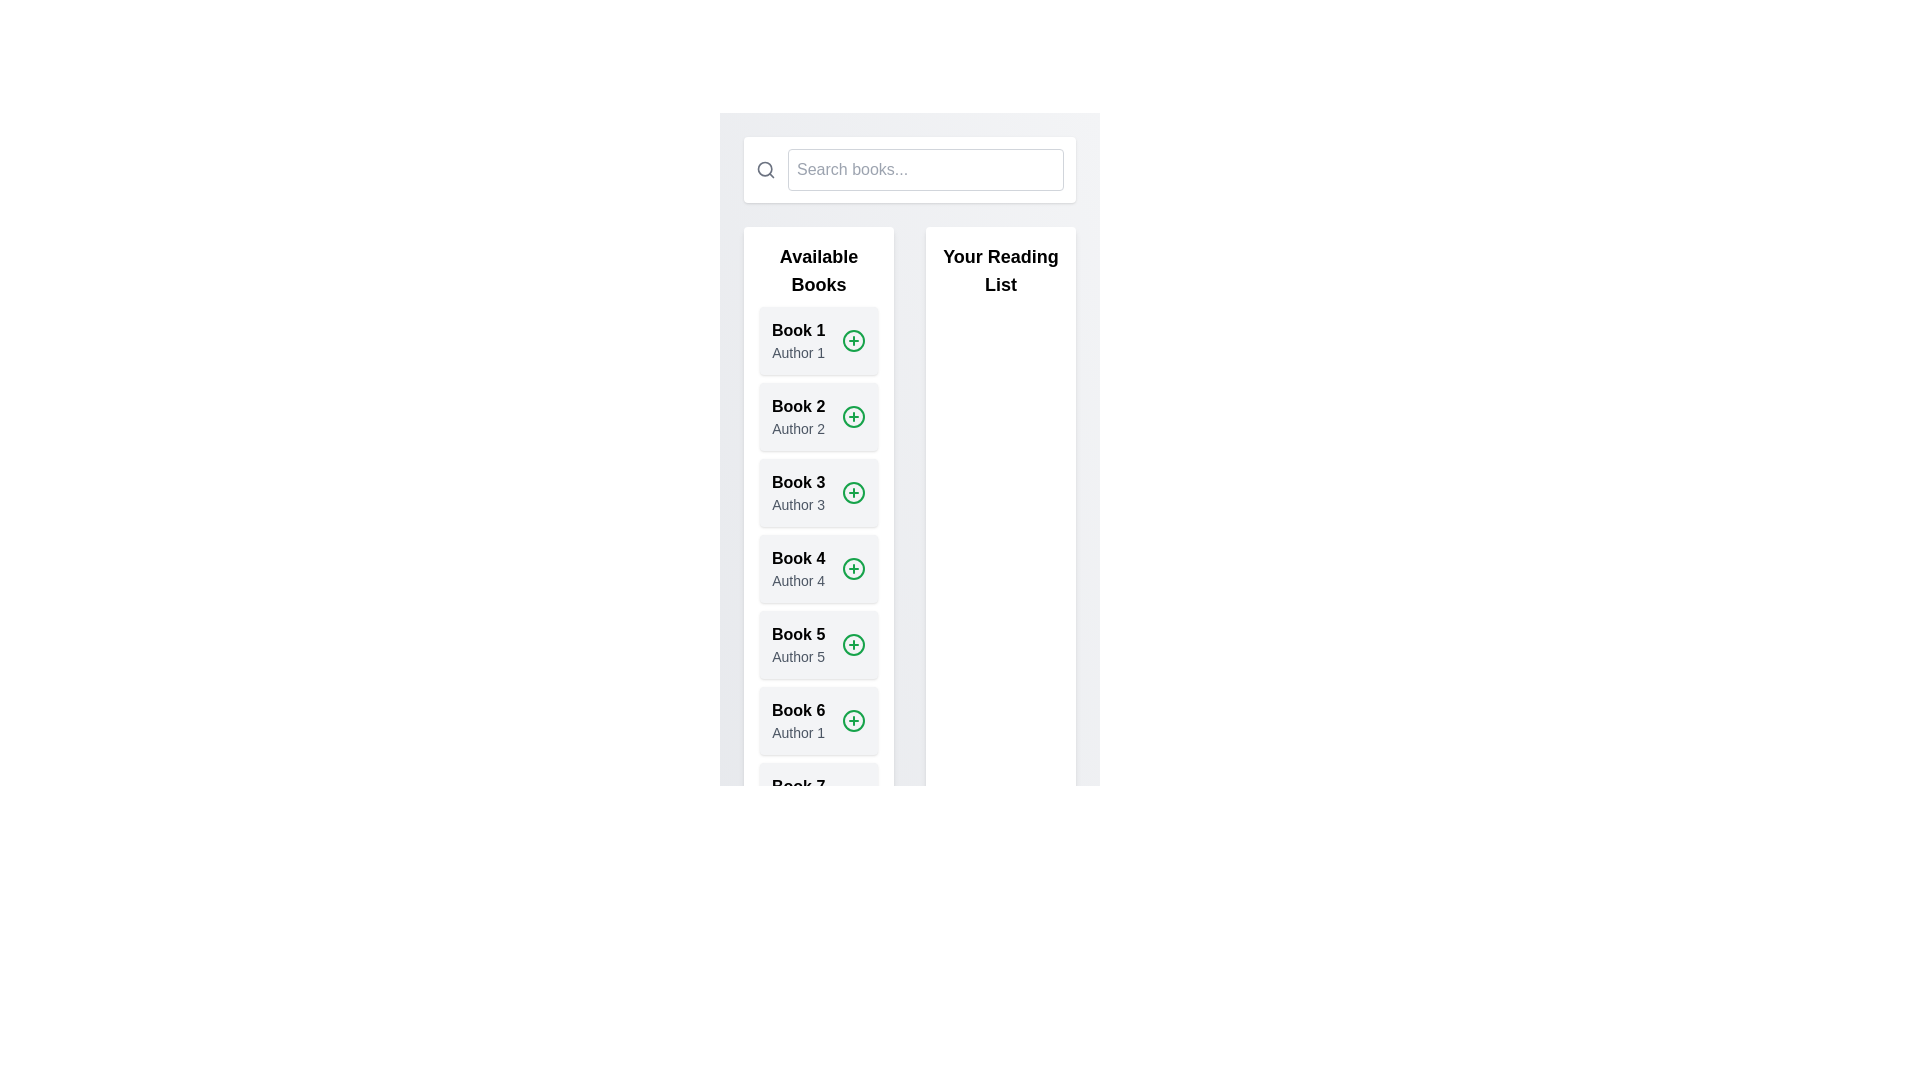 The image size is (1920, 1080). What do you see at coordinates (797, 427) in the screenshot?
I see `the text label displaying the author's name for 'Book 2' located in the left panel under 'Available Books'` at bounding box center [797, 427].